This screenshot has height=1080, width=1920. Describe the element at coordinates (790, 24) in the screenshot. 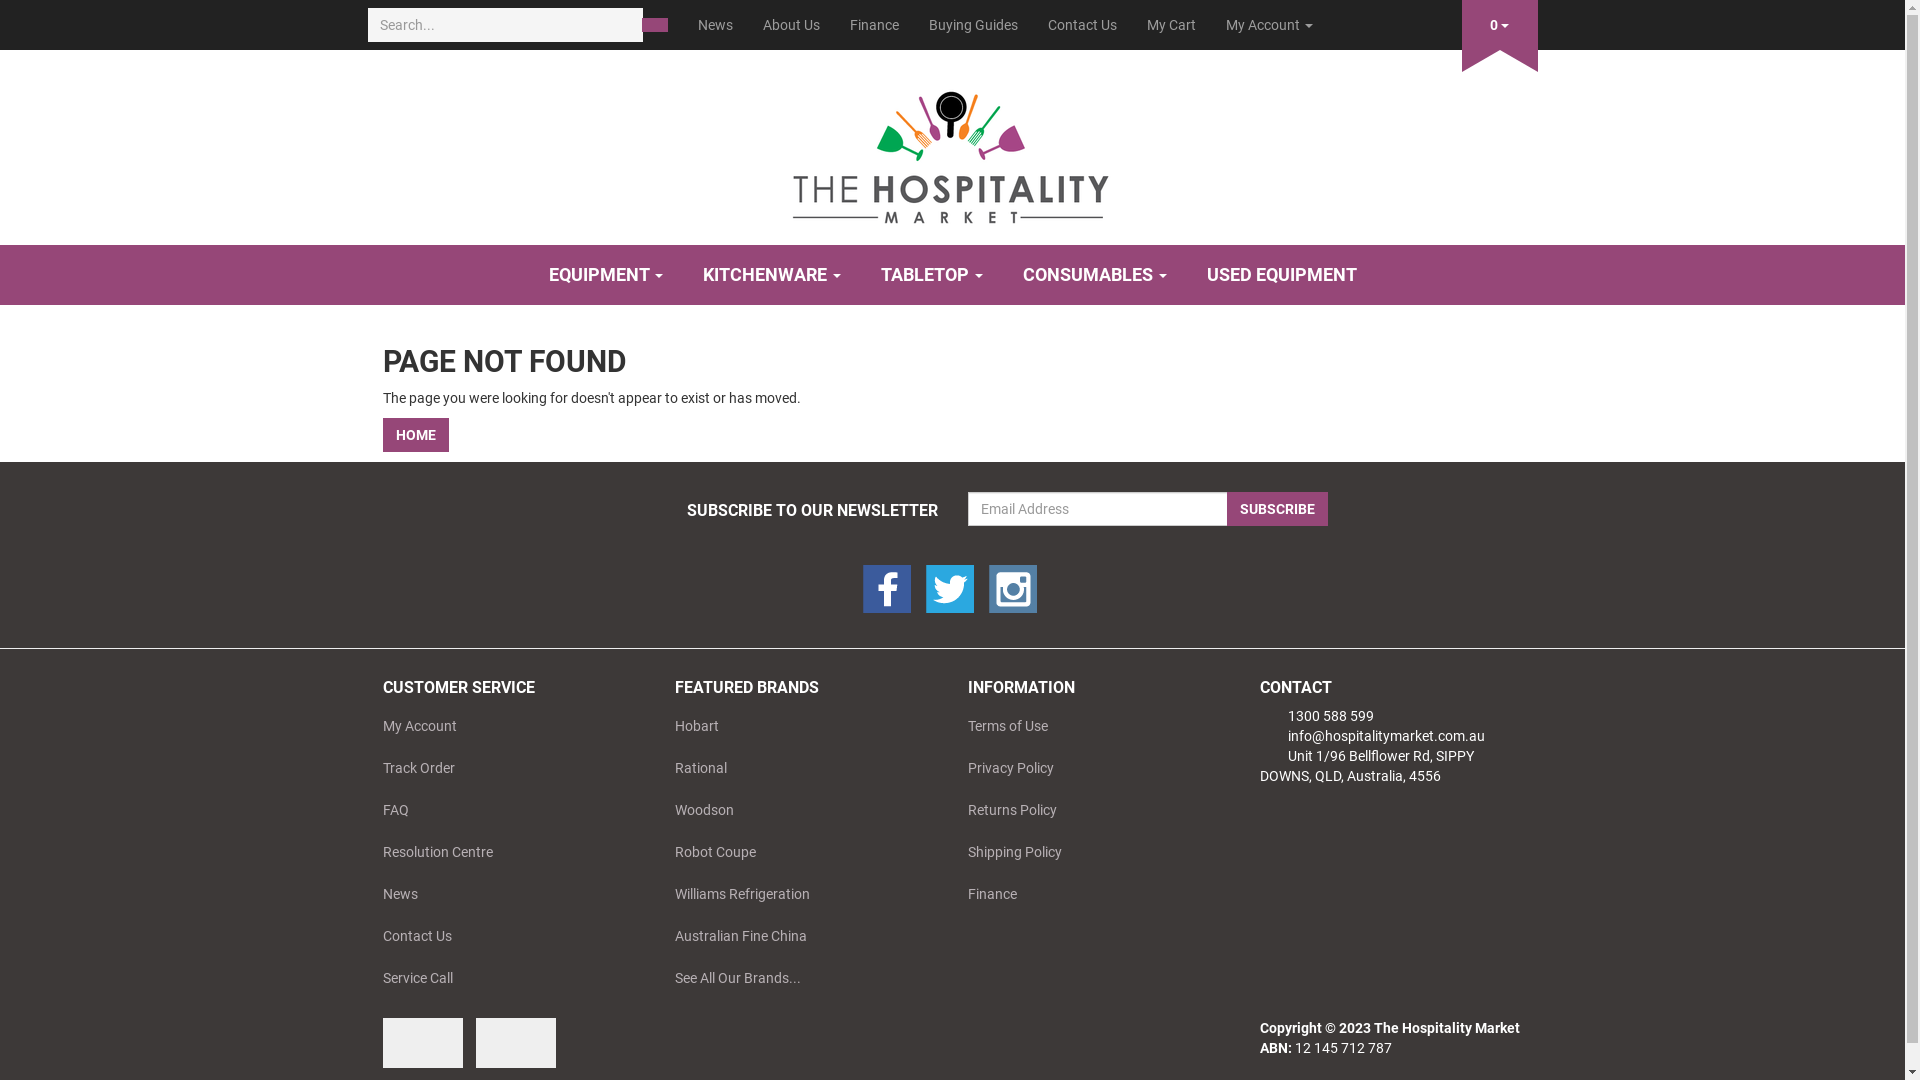

I see `'About Us'` at that location.